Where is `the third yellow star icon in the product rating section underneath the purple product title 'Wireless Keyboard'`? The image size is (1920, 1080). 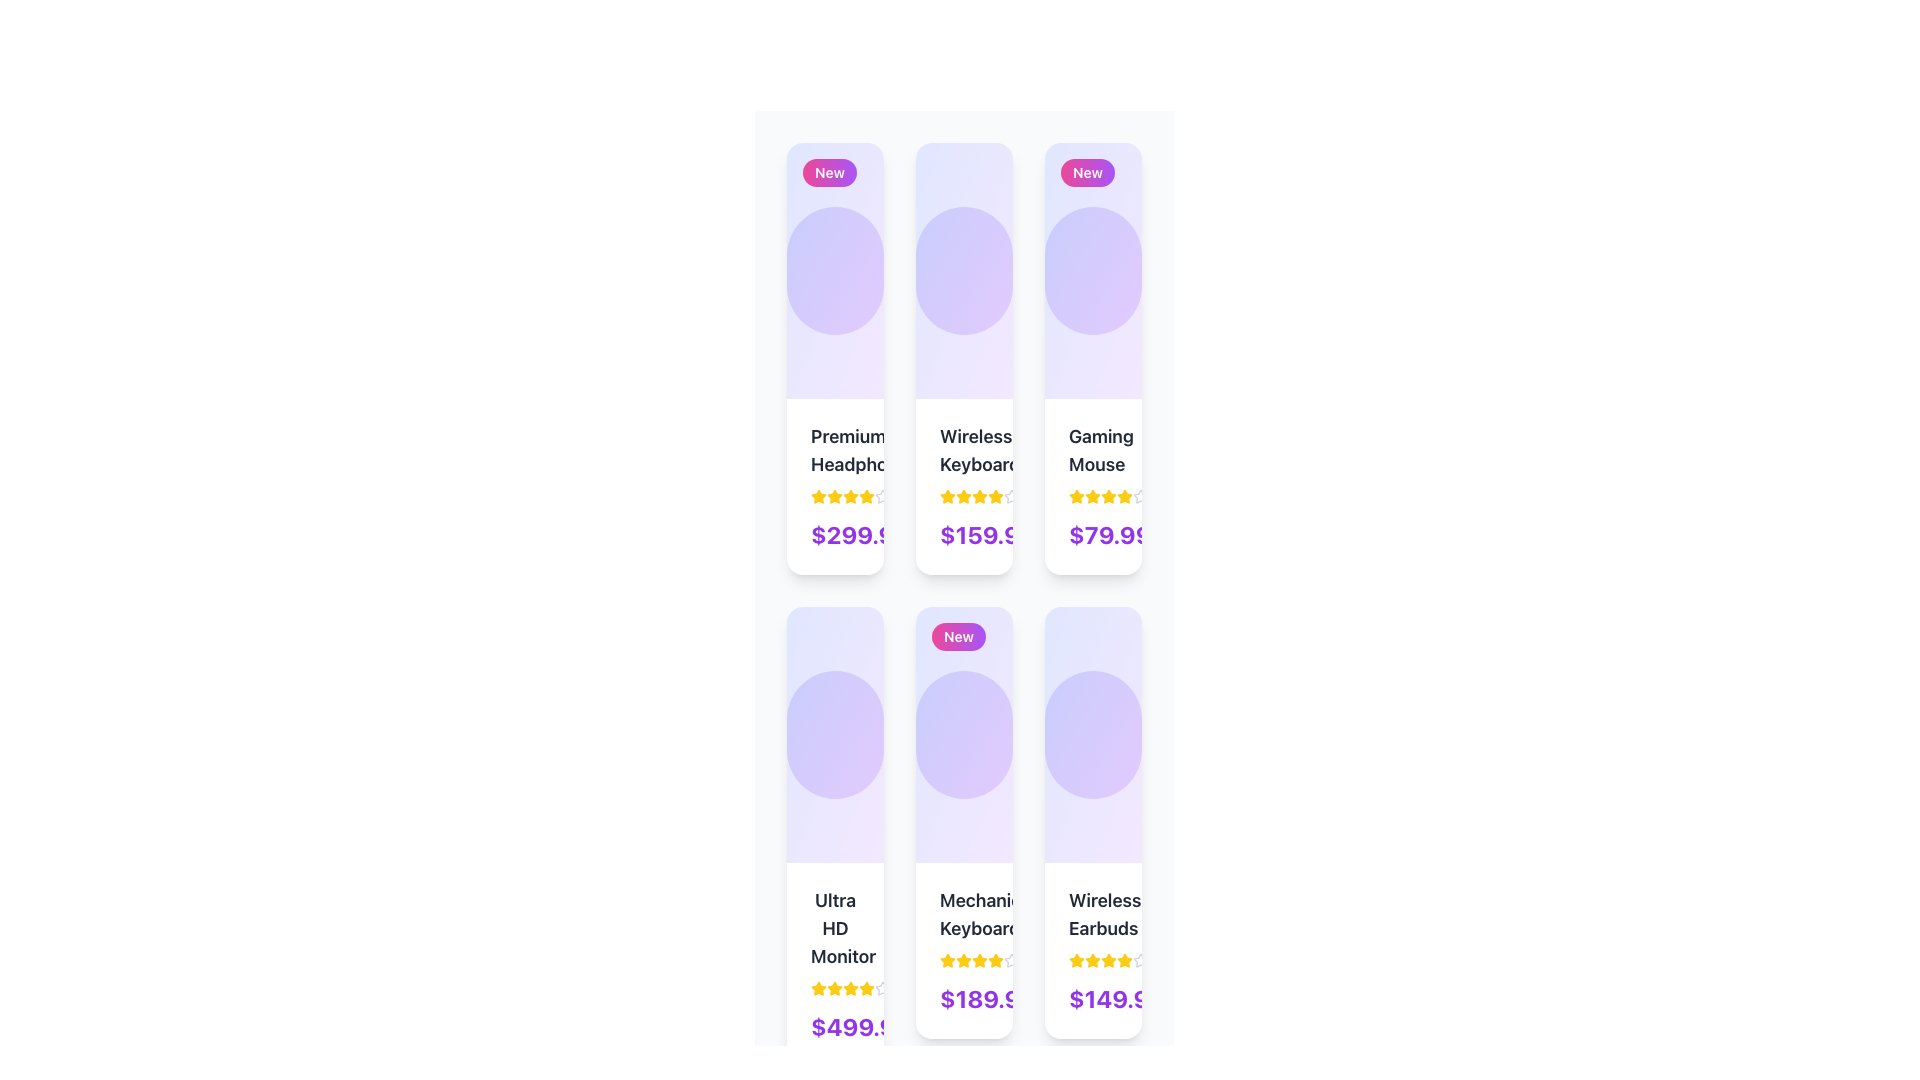
the third yellow star icon in the product rating section underneath the purple product title 'Wireless Keyboard' is located at coordinates (964, 496).